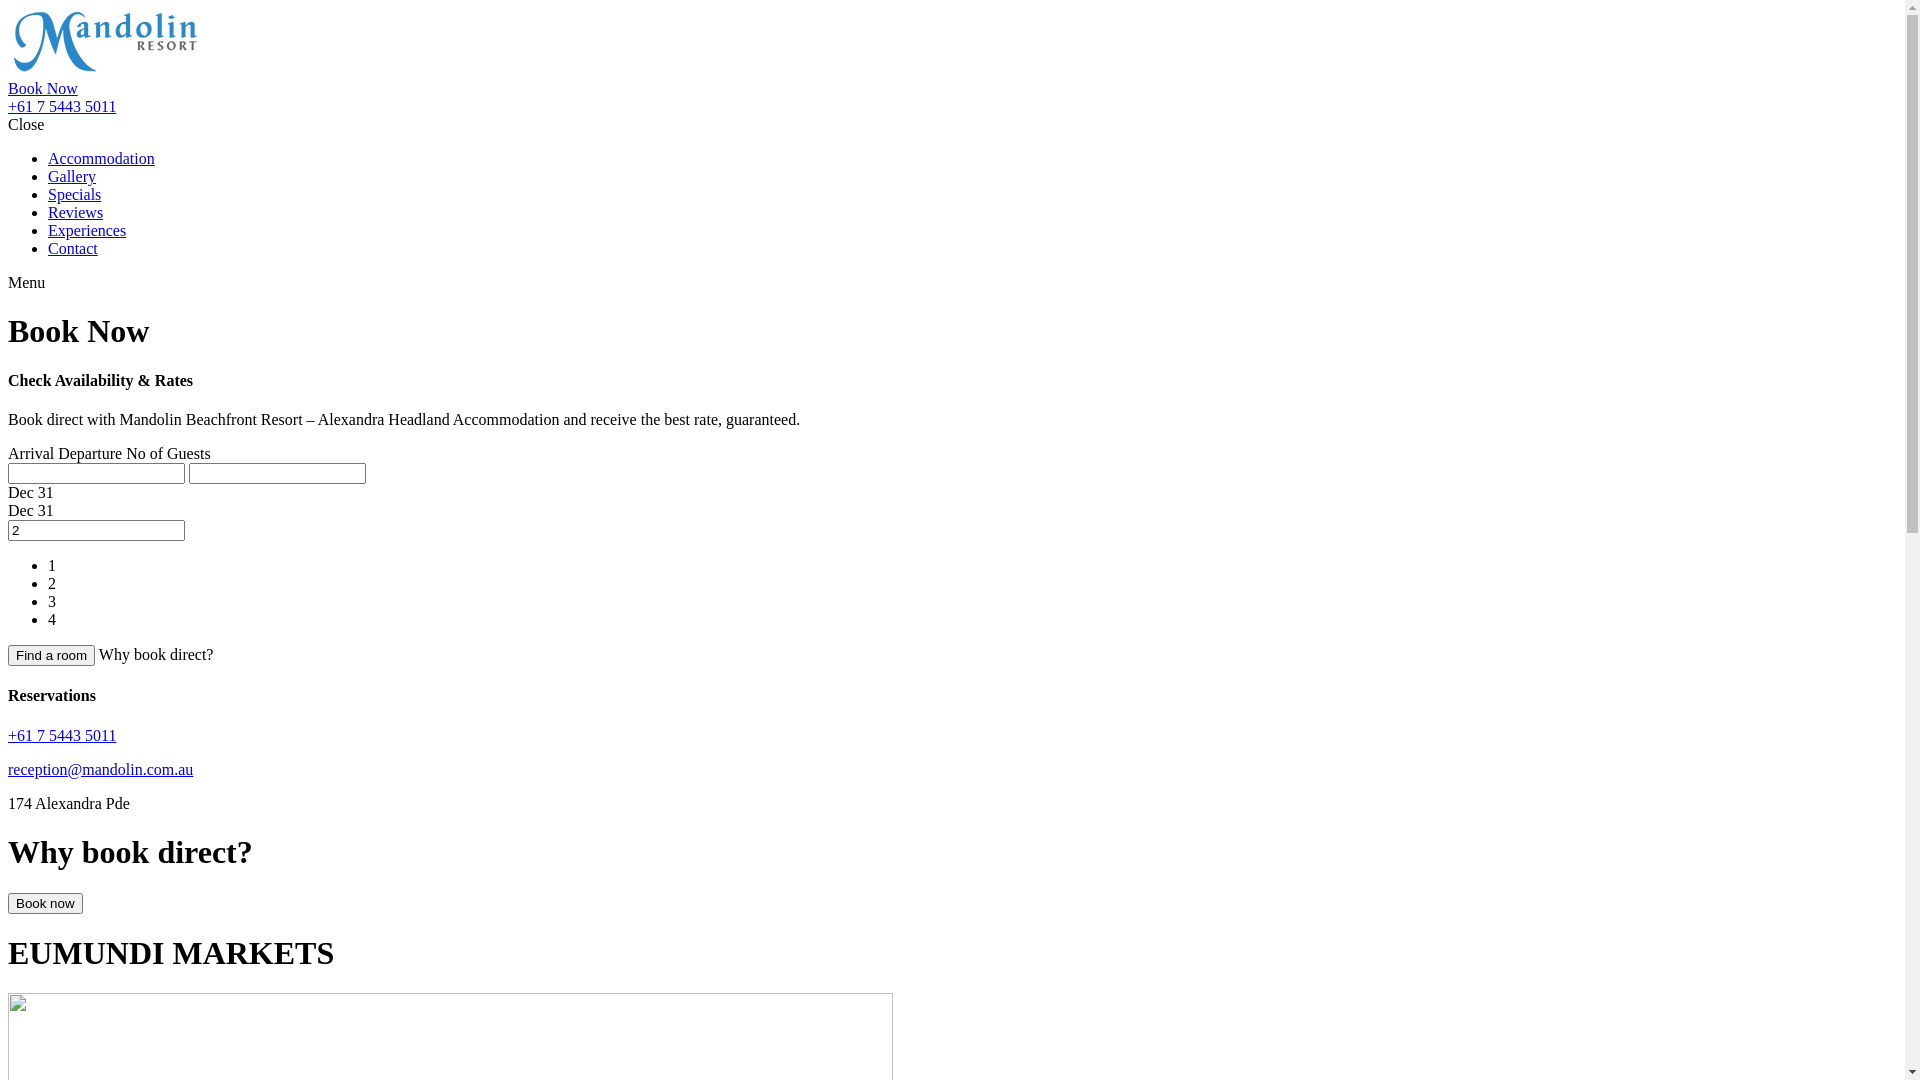 This screenshot has height=1080, width=1920. Describe the element at coordinates (30, 509) in the screenshot. I see `'Dec 31'` at that location.